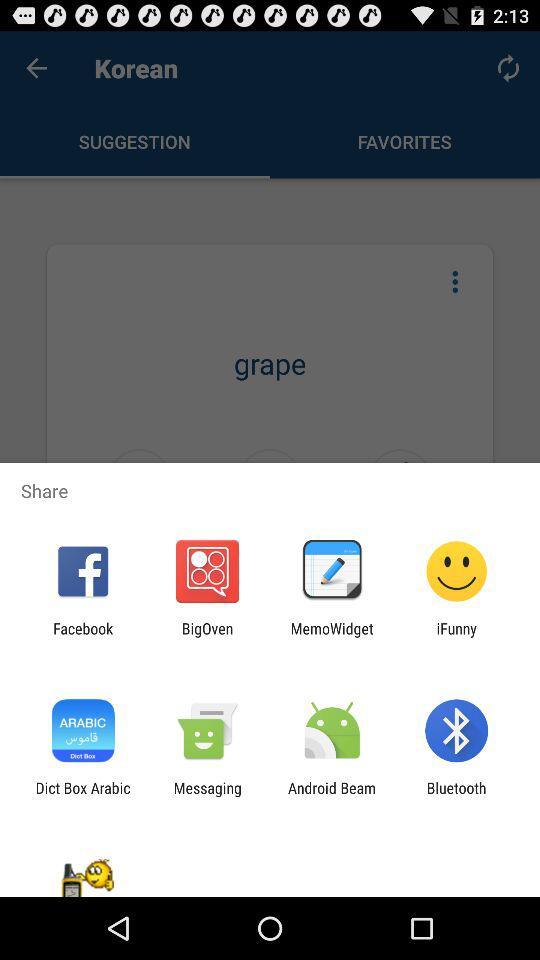  I want to click on the app to the left of the bluetooth, so click(332, 796).